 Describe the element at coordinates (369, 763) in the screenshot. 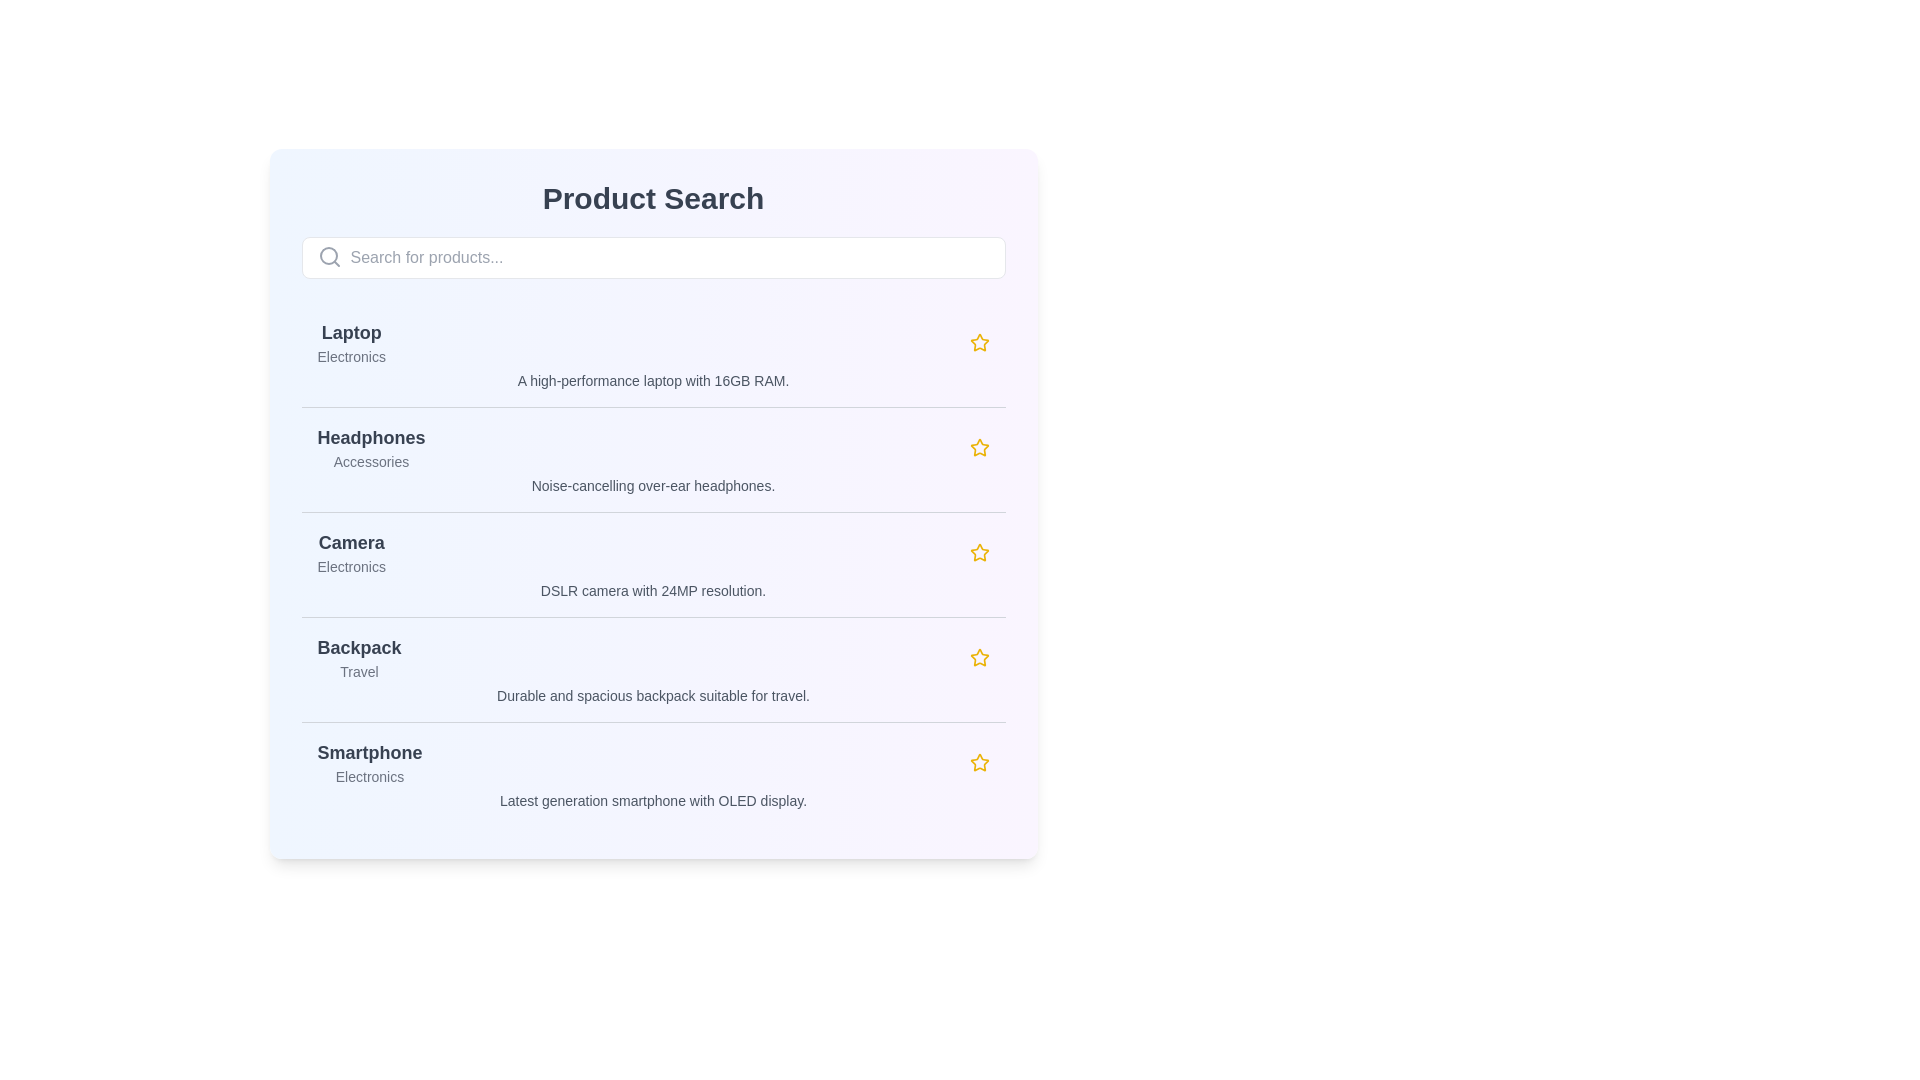

I see `the text 'Smartphone' and 'Electronics' for copying from the vertically displayed text element located in the fifth row of the list, below the 'Backpack' item` at that location.